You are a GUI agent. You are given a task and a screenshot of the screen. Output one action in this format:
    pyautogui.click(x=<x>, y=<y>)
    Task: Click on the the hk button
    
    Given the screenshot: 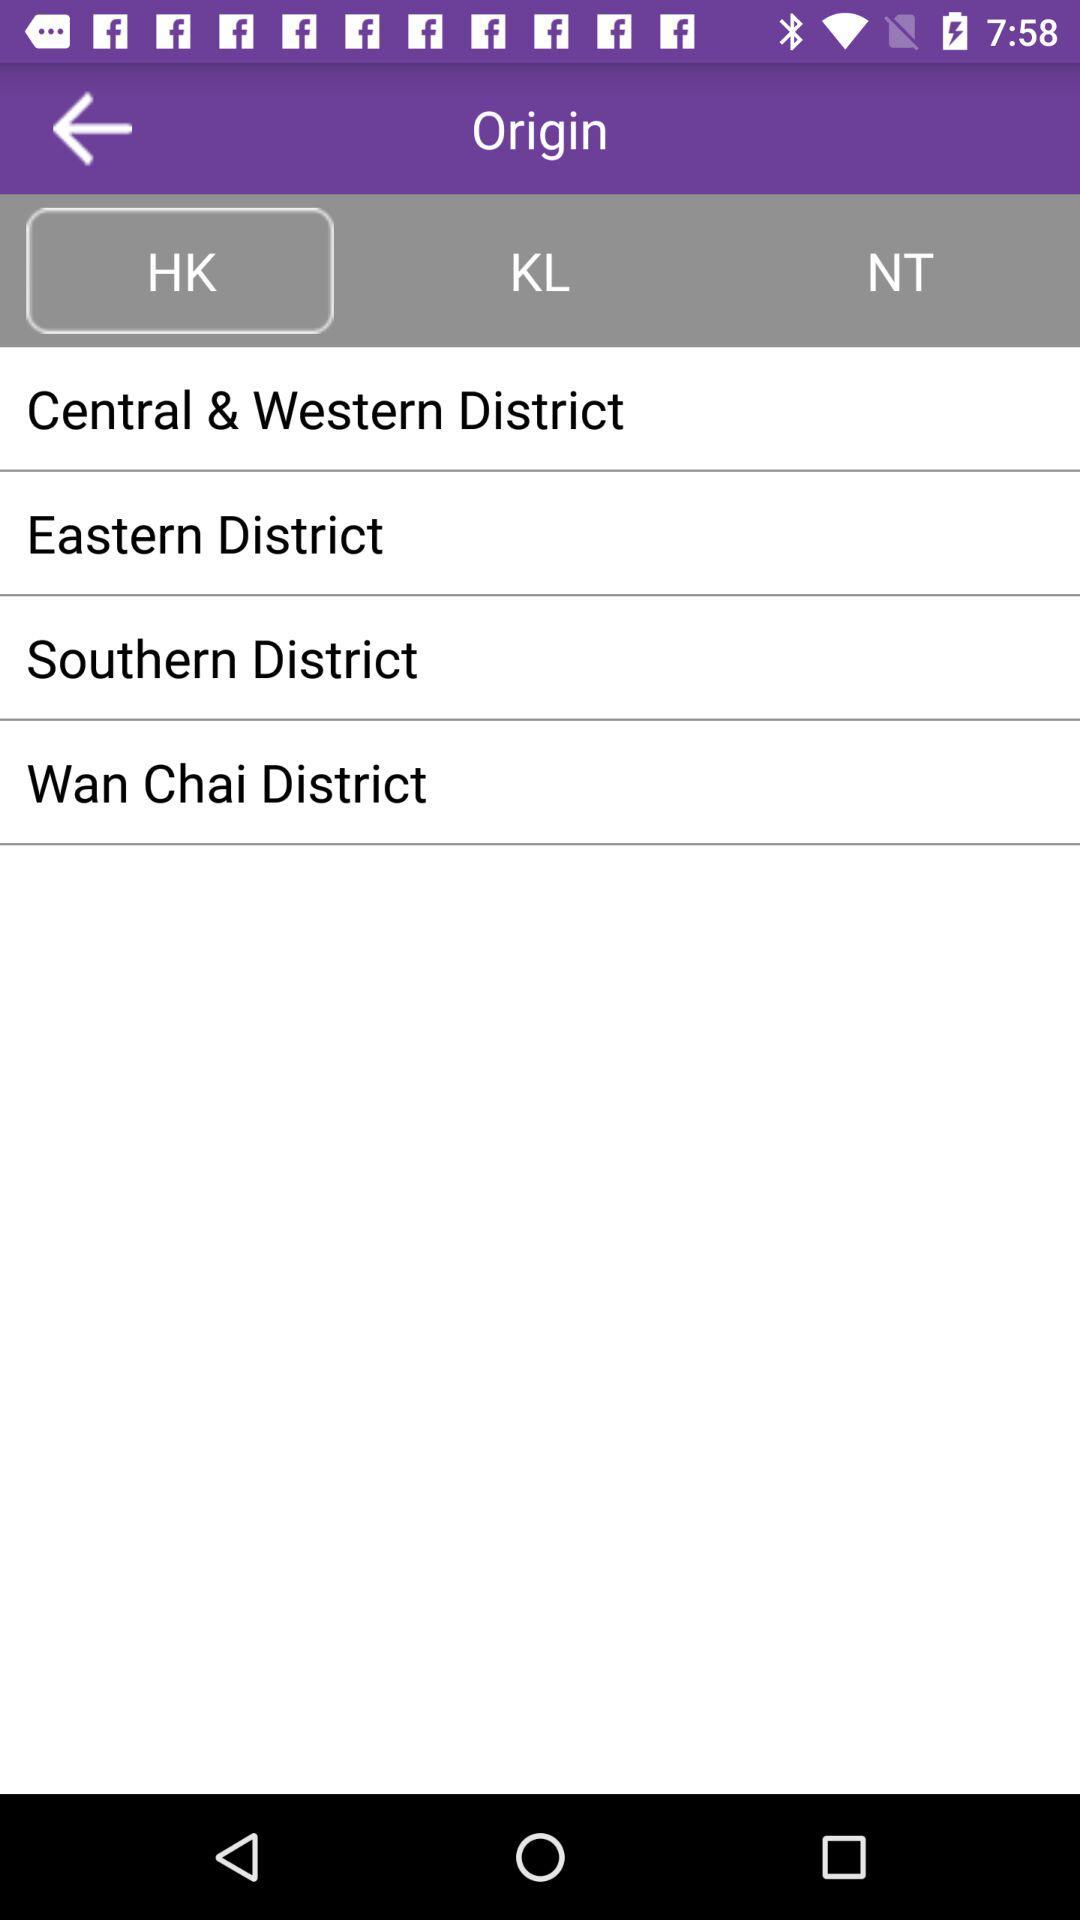 What is the action you would take?
    pyautogui.click(x=180, y=269)
    